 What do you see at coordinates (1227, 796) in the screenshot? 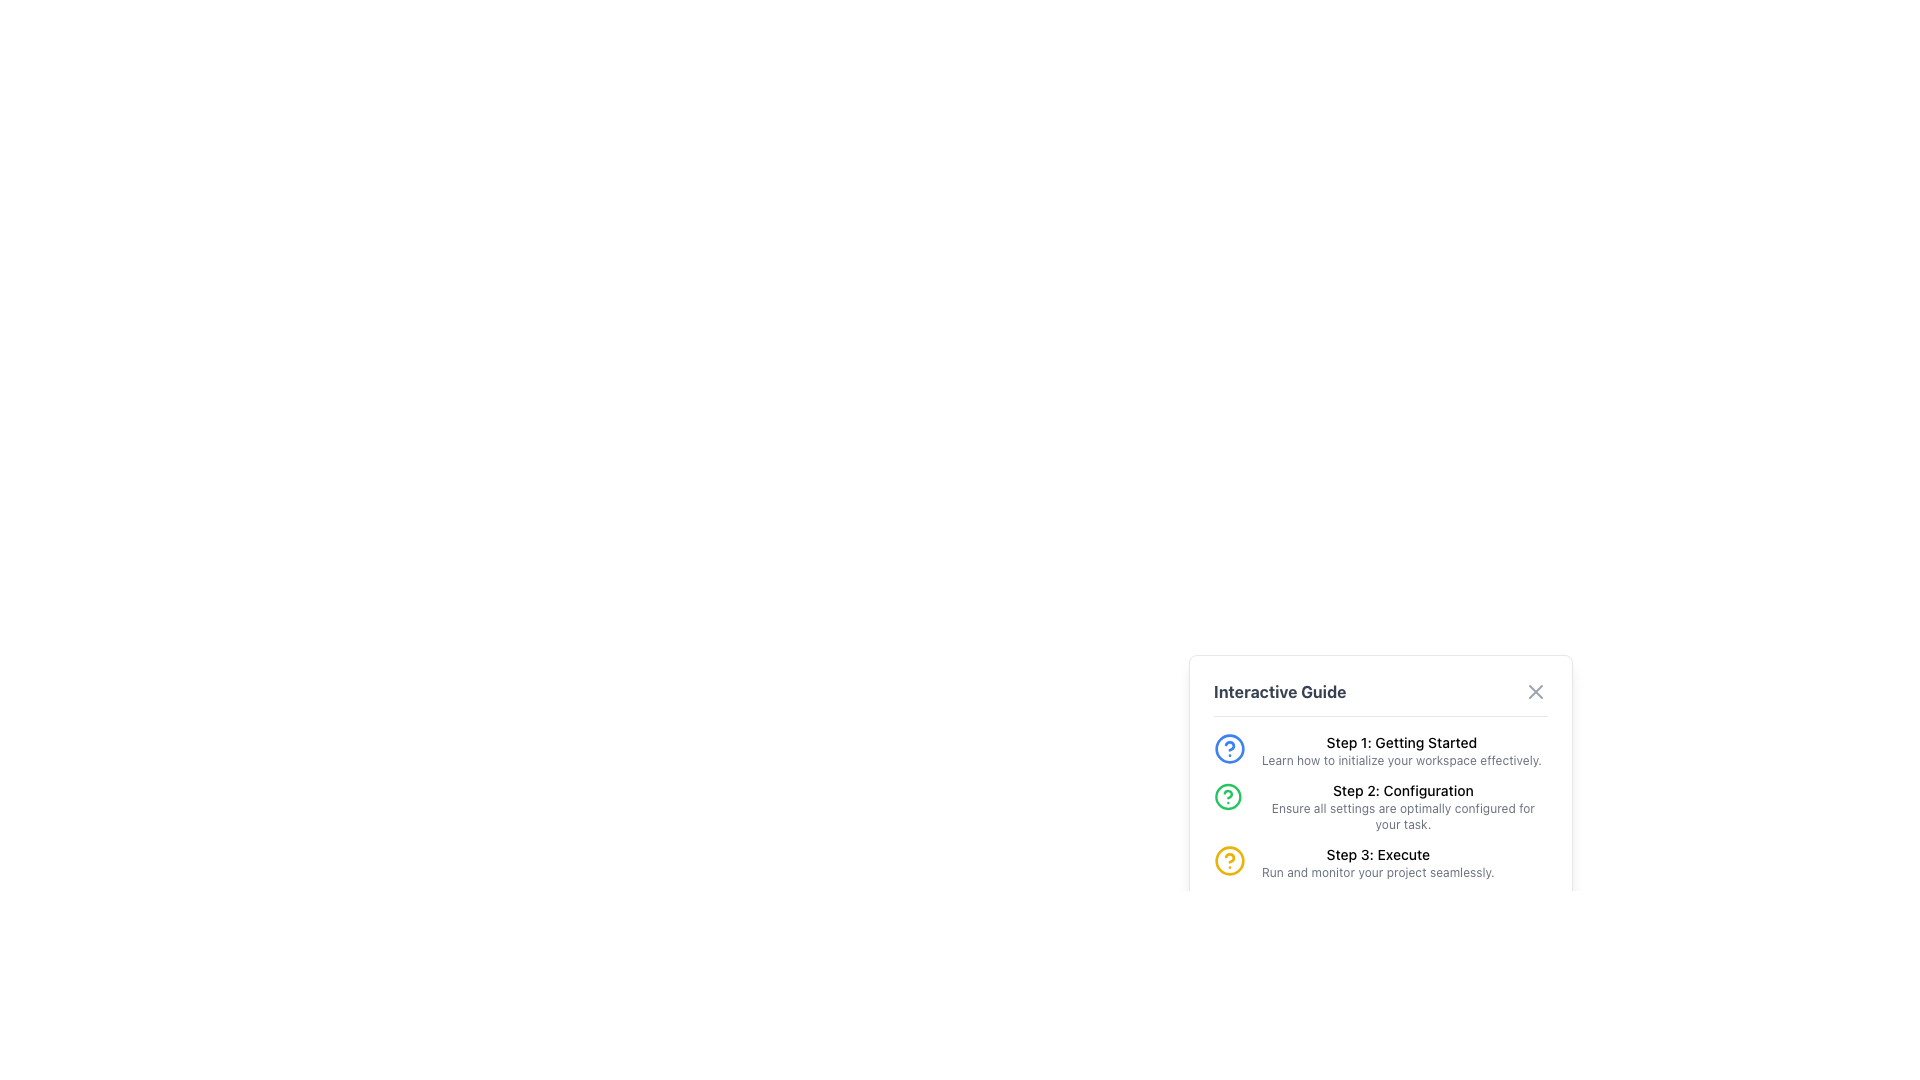
I see `the icon marking the second step in the interactive guide, located to the left of the text 'Step 2: Configuration'` at bounding box center [1227, 796].